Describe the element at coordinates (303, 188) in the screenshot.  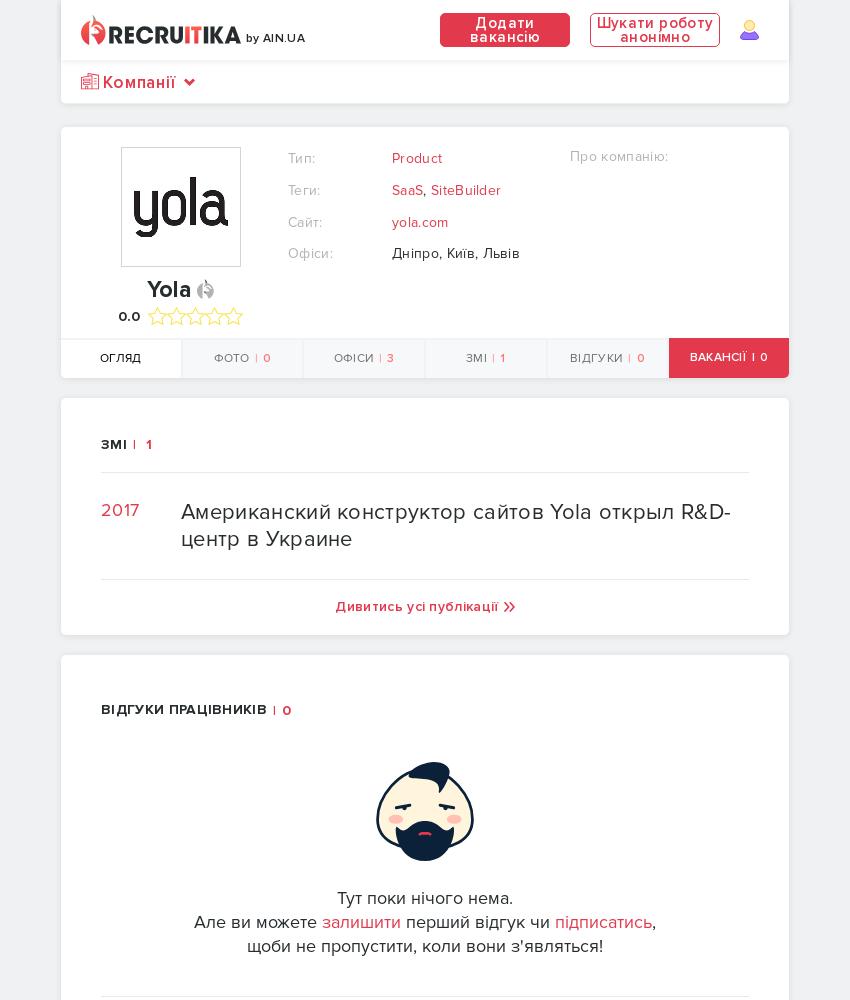
I see `'Теги:'` at that location.